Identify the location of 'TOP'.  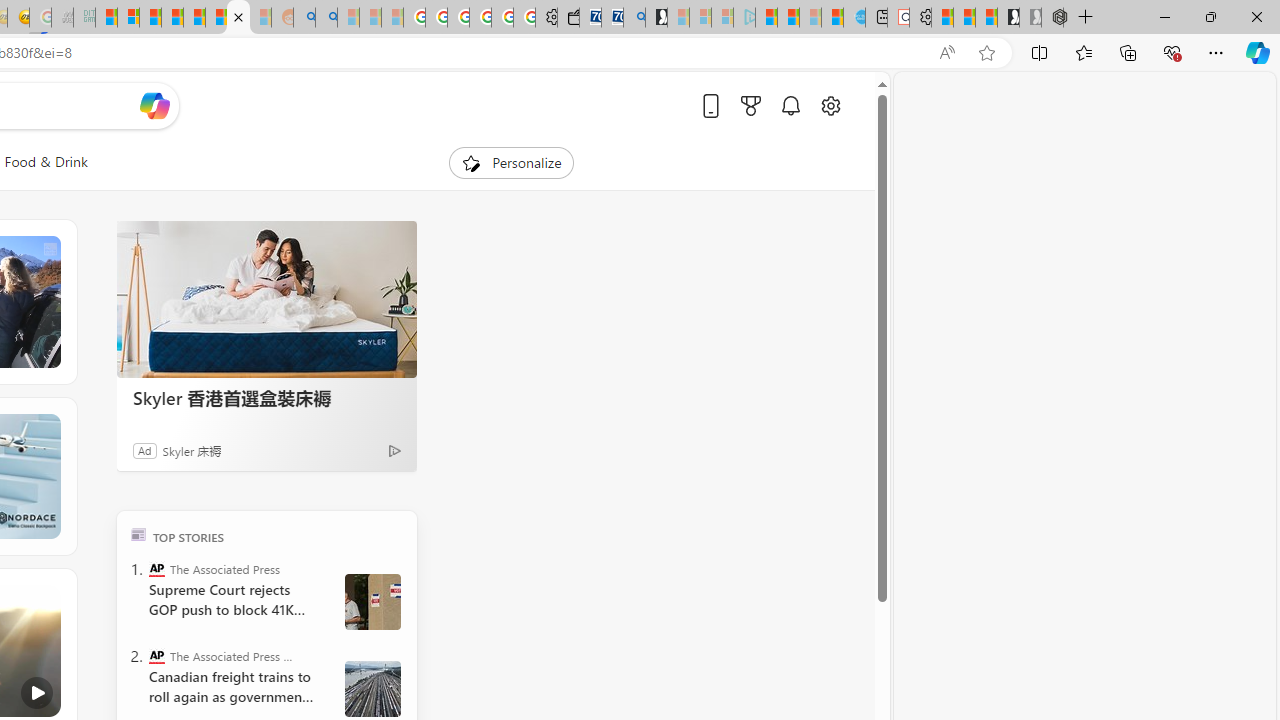
(137, 533).